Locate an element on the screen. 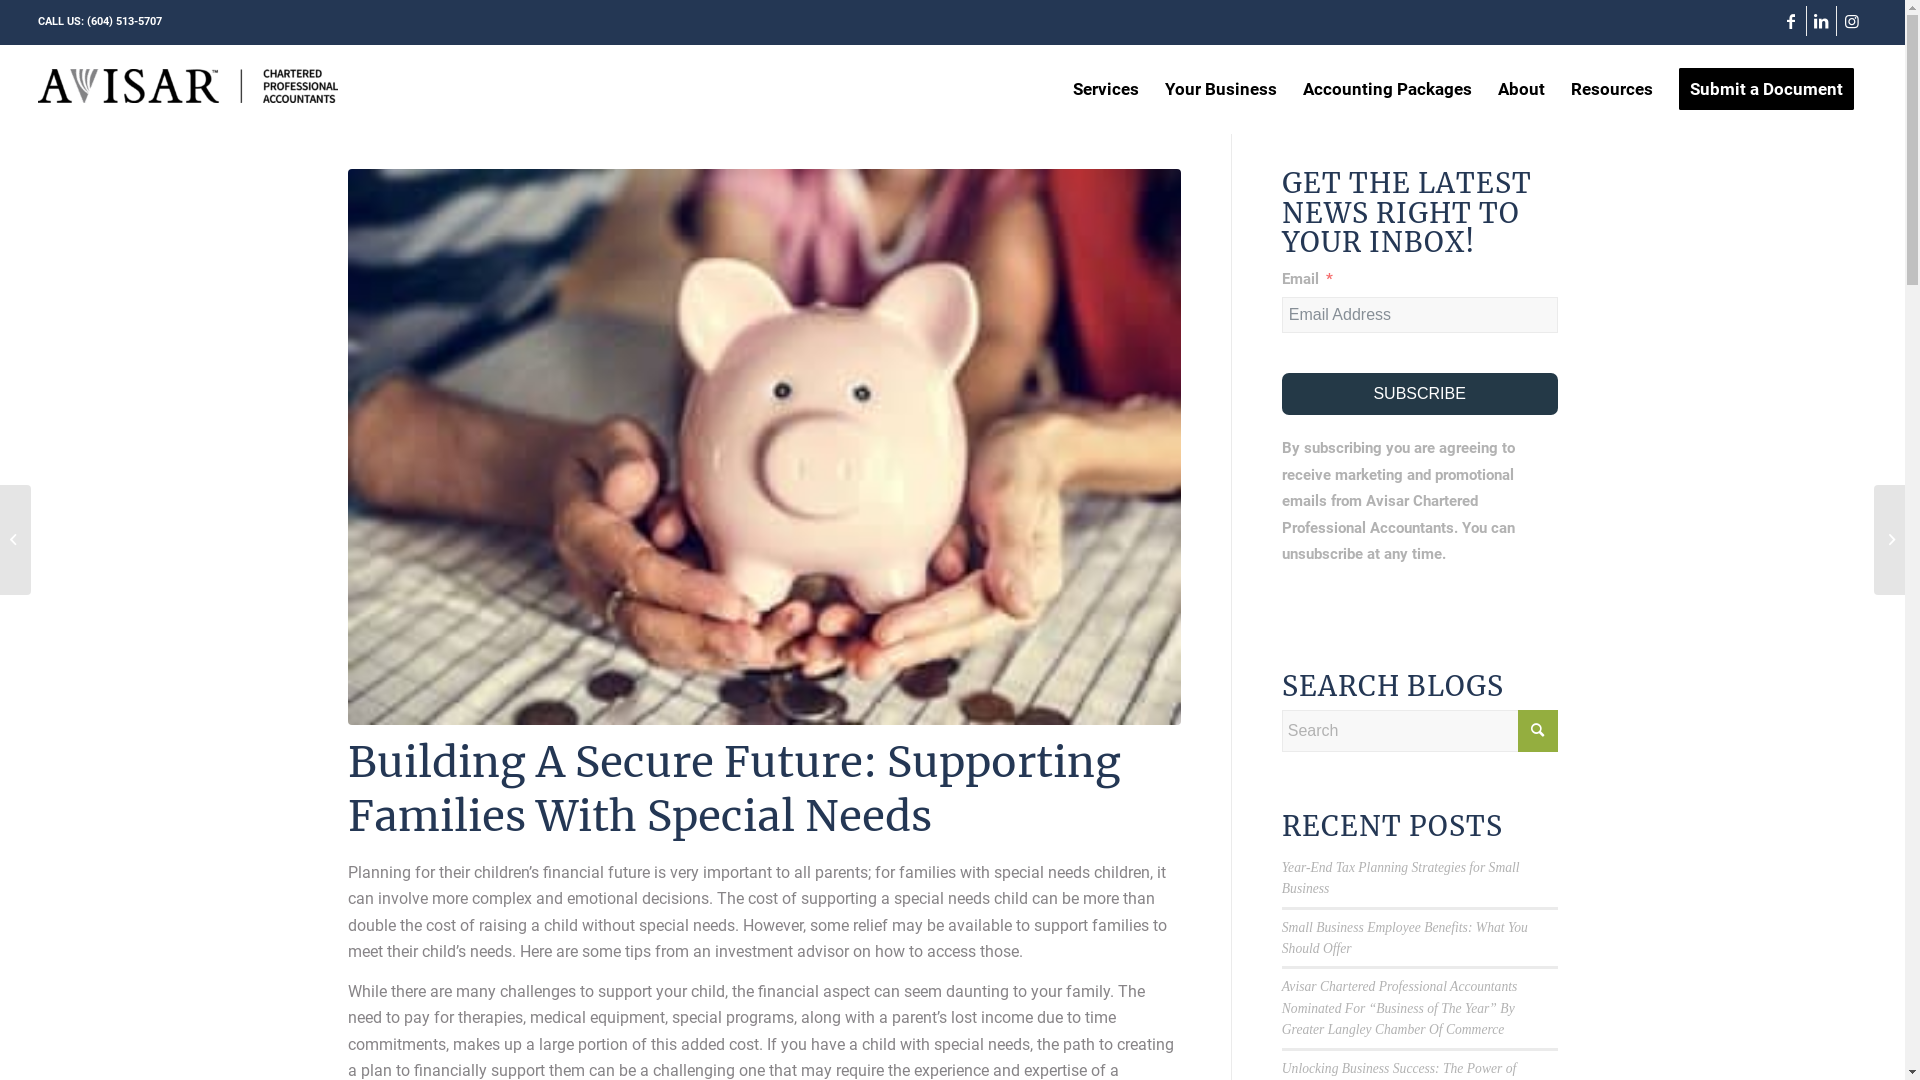 The height and width of the screenshot is (1080, 1920). 'SUBSCRIBE' is located at coordinates (1419, 393).